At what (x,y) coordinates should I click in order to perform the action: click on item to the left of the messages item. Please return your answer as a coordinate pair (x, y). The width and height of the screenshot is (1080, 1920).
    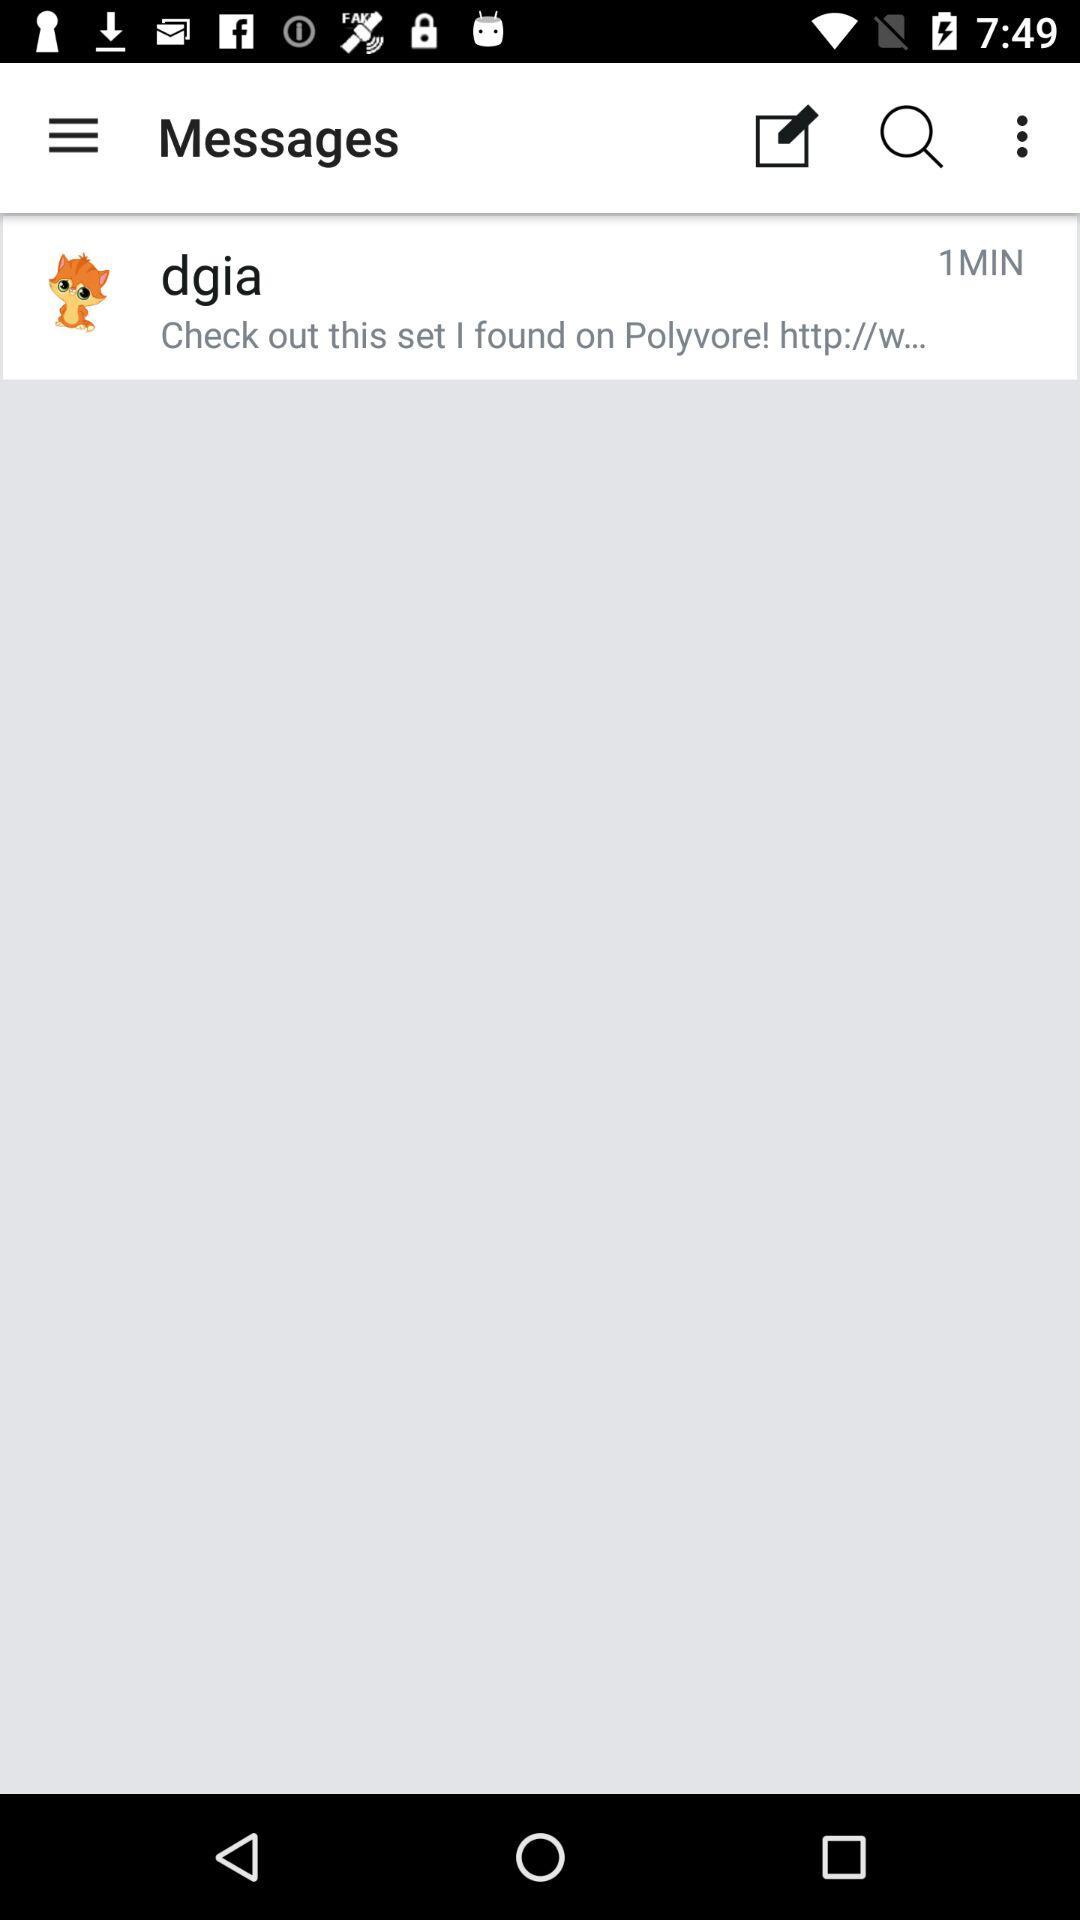
    Looking at the image, I should click on (72, 135).